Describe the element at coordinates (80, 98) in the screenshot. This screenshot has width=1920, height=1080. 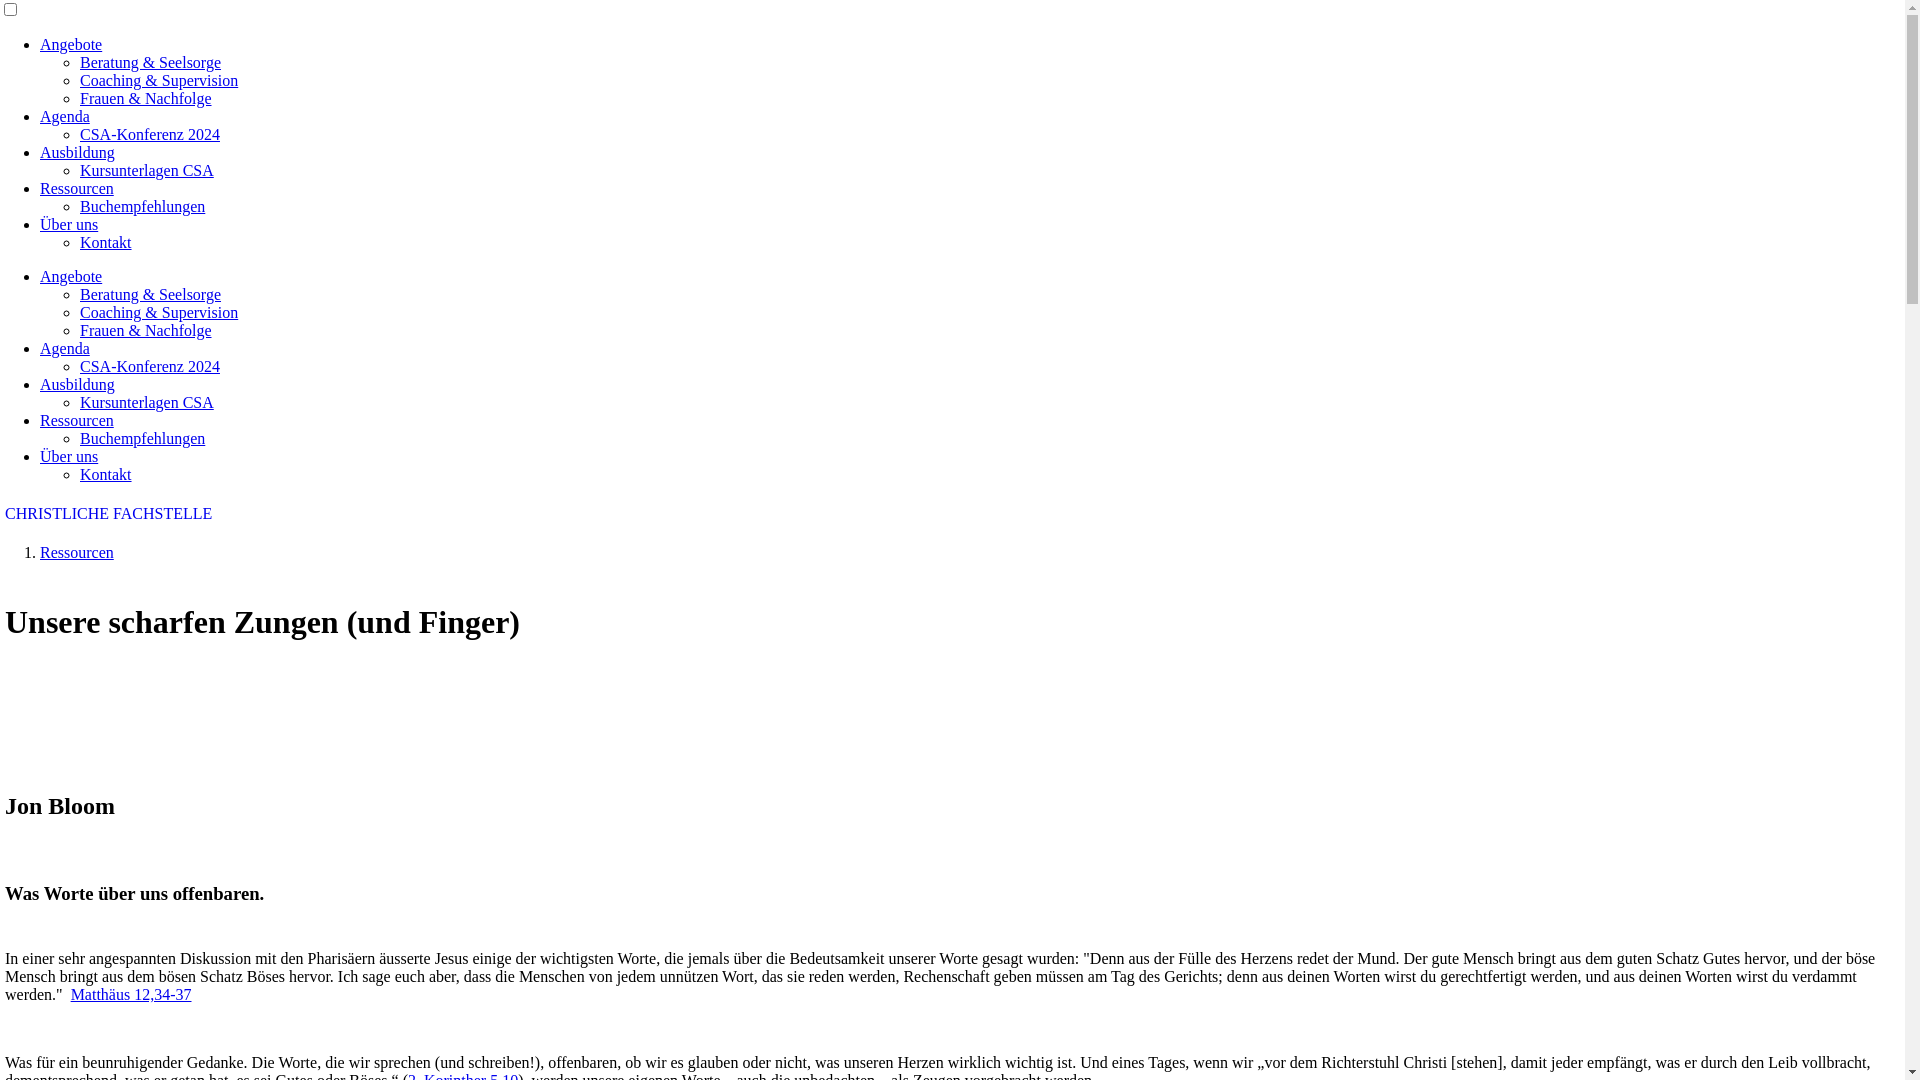
I see `'Frauen & Nachfolge'` at that location.